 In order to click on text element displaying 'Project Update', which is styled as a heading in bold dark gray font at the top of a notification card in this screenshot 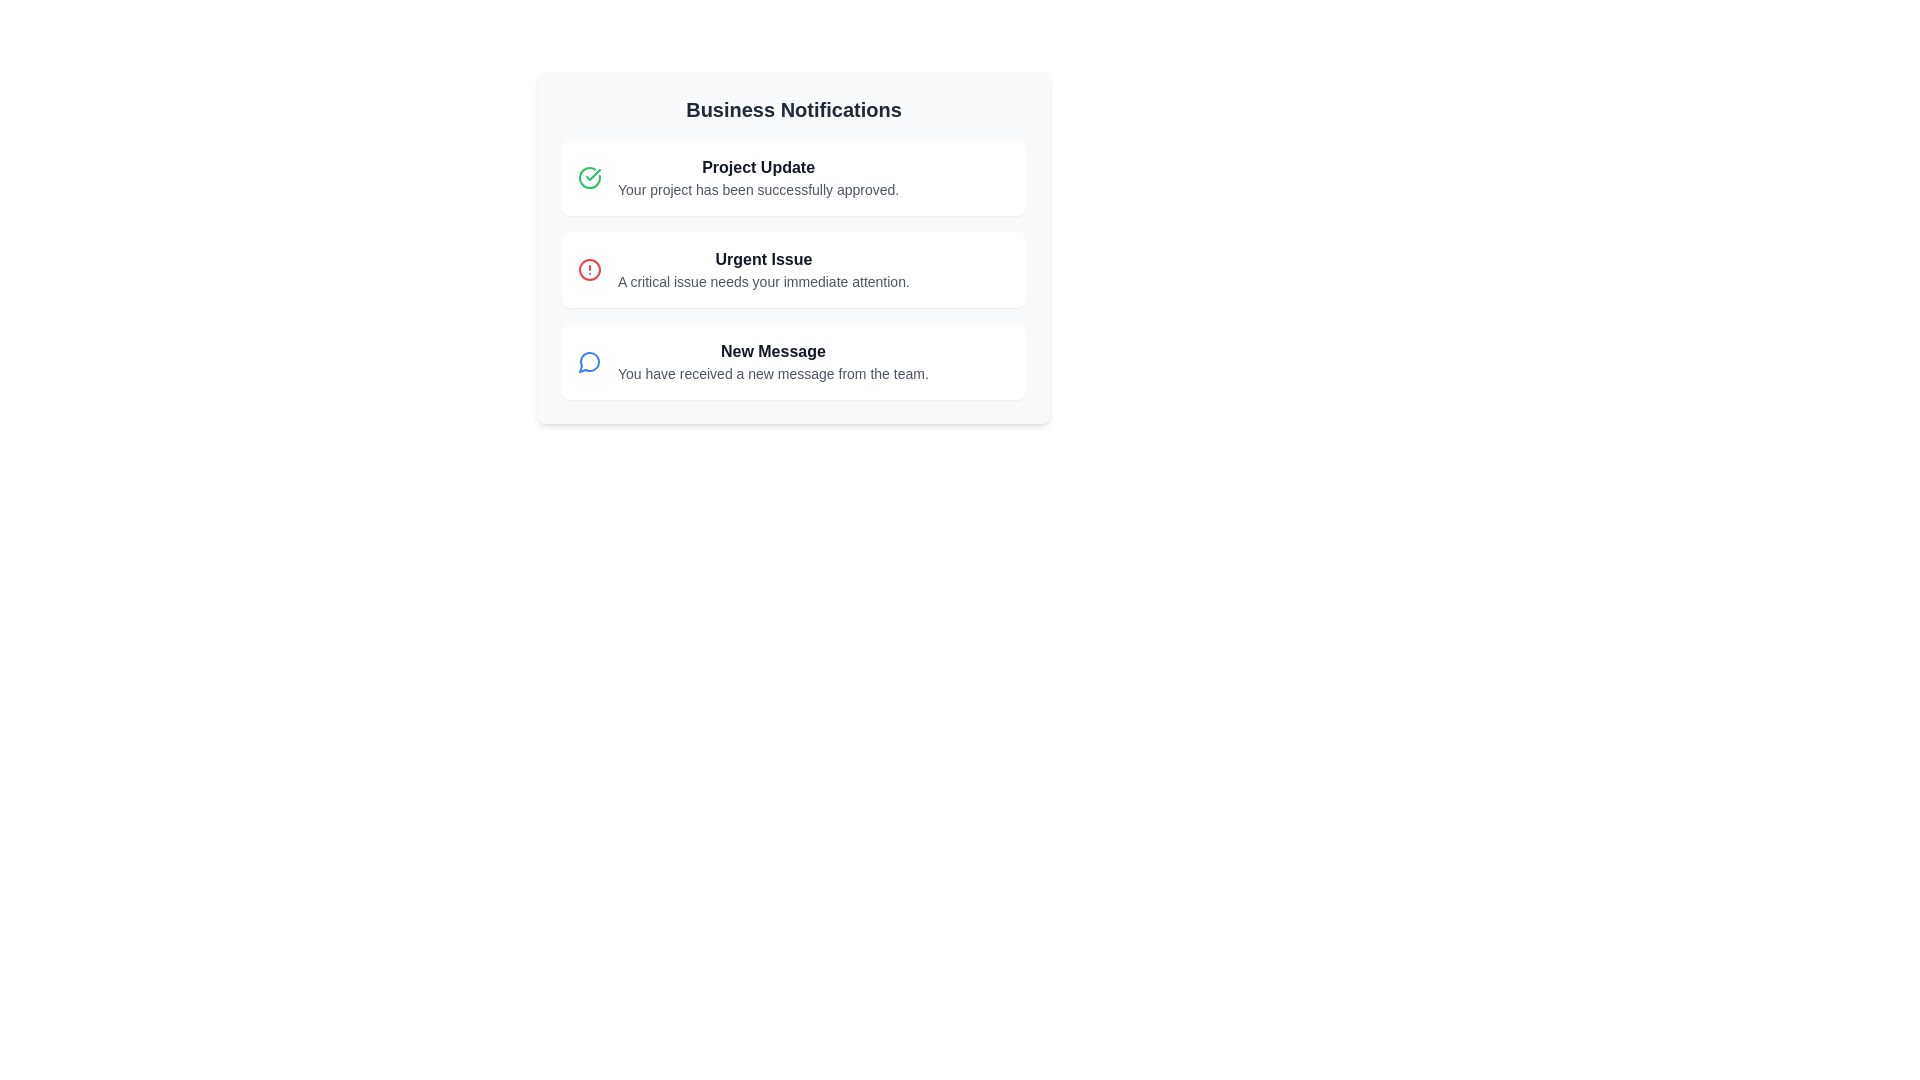, I will do `click(757, 167)`.